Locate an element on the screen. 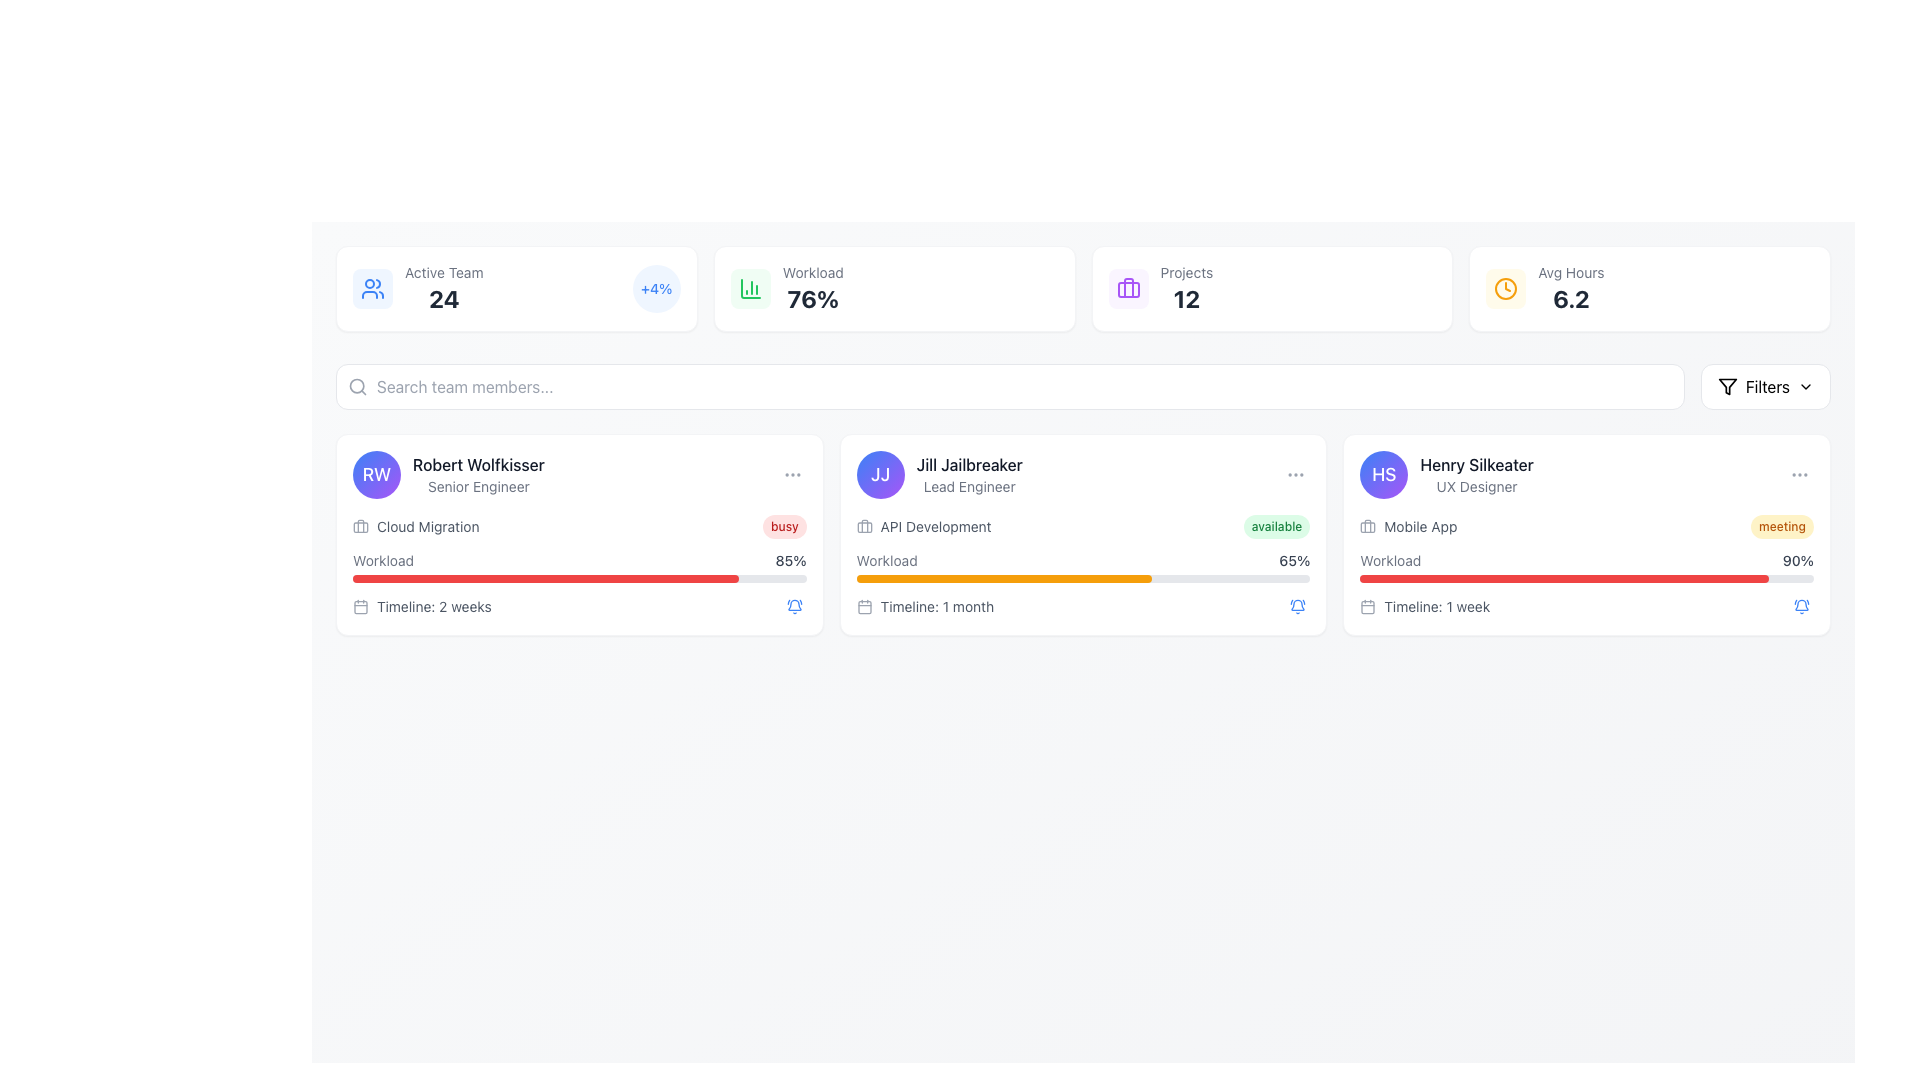 This screenshot has height=1080, width=1920. the pill-shaped button labeled 'meeting' with a light yellow background and amber text, located at the top-right corner of Henry Silkeater's card, adjacent to the 'Mobile App' text is located at coordinates (1782, 526).